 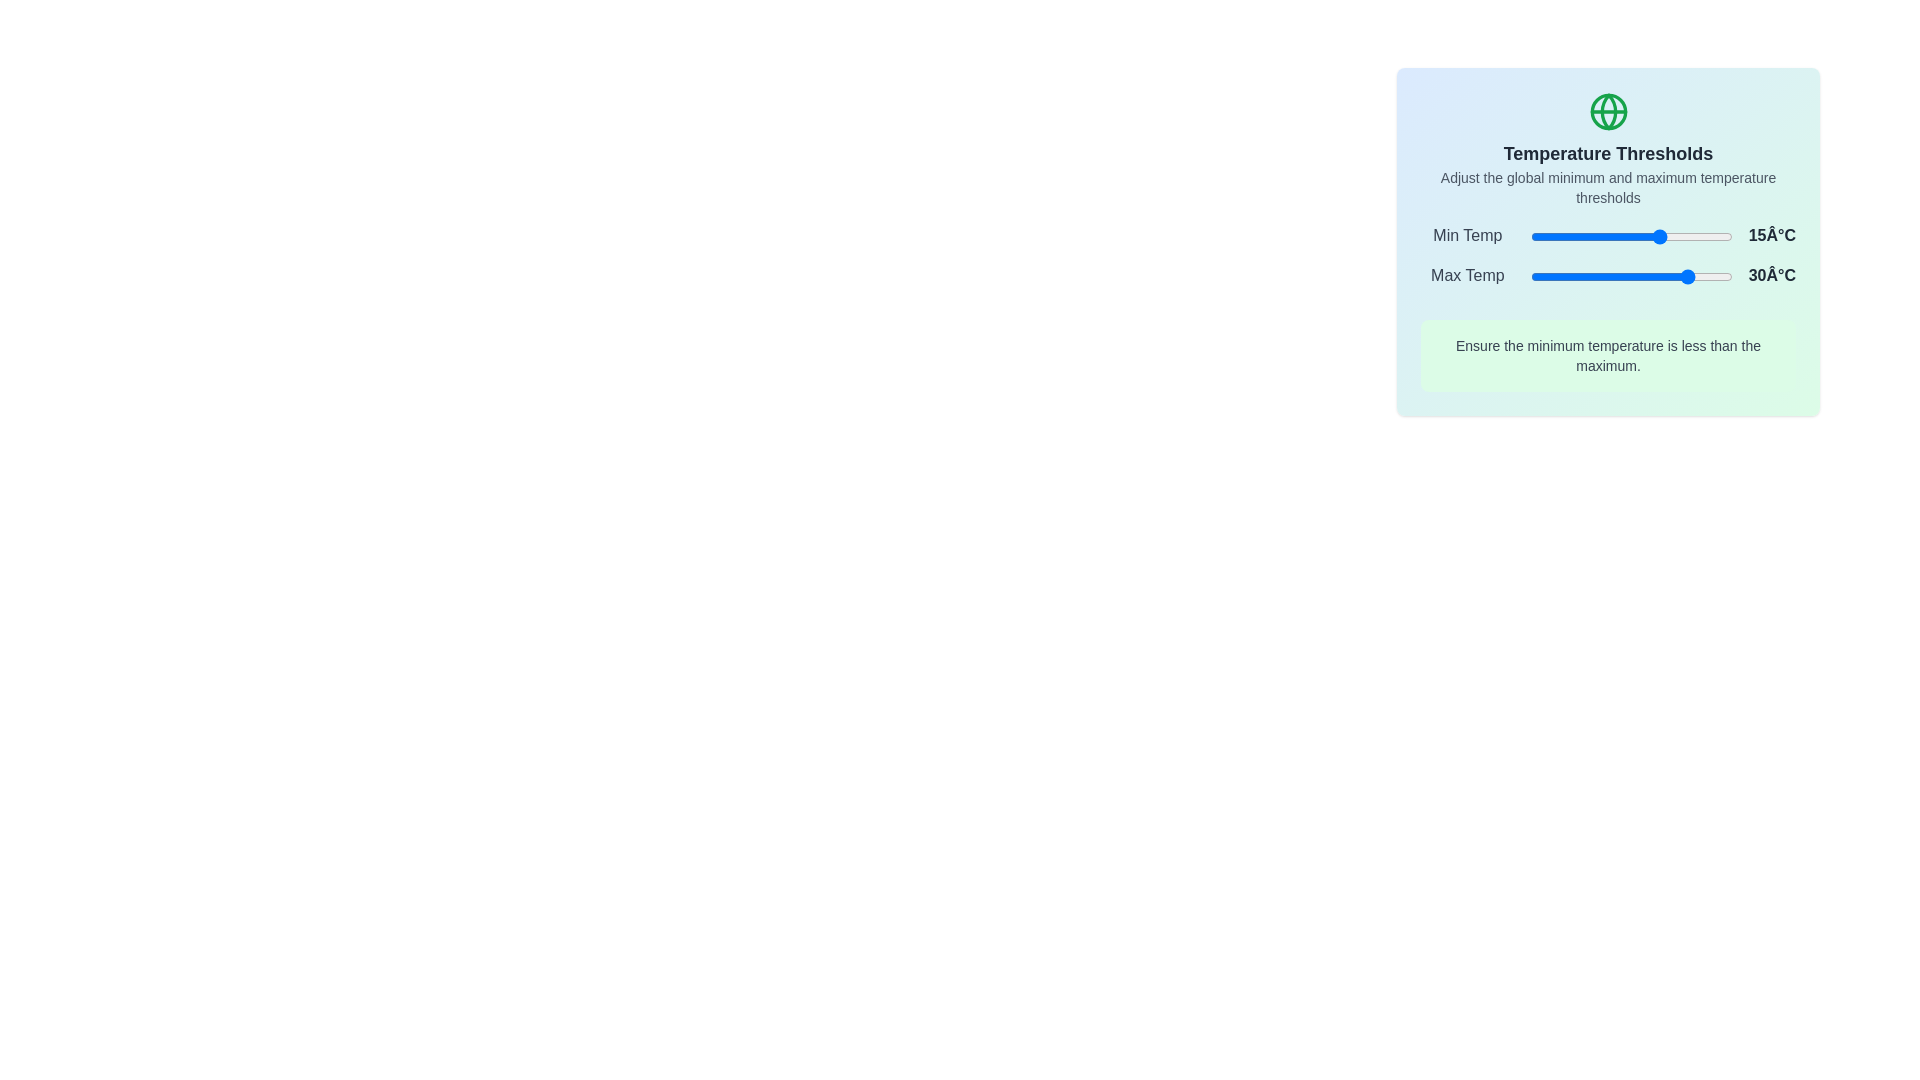 I want to click on the minimum temperature slider to -29°C, so click(x=1572, y=235).